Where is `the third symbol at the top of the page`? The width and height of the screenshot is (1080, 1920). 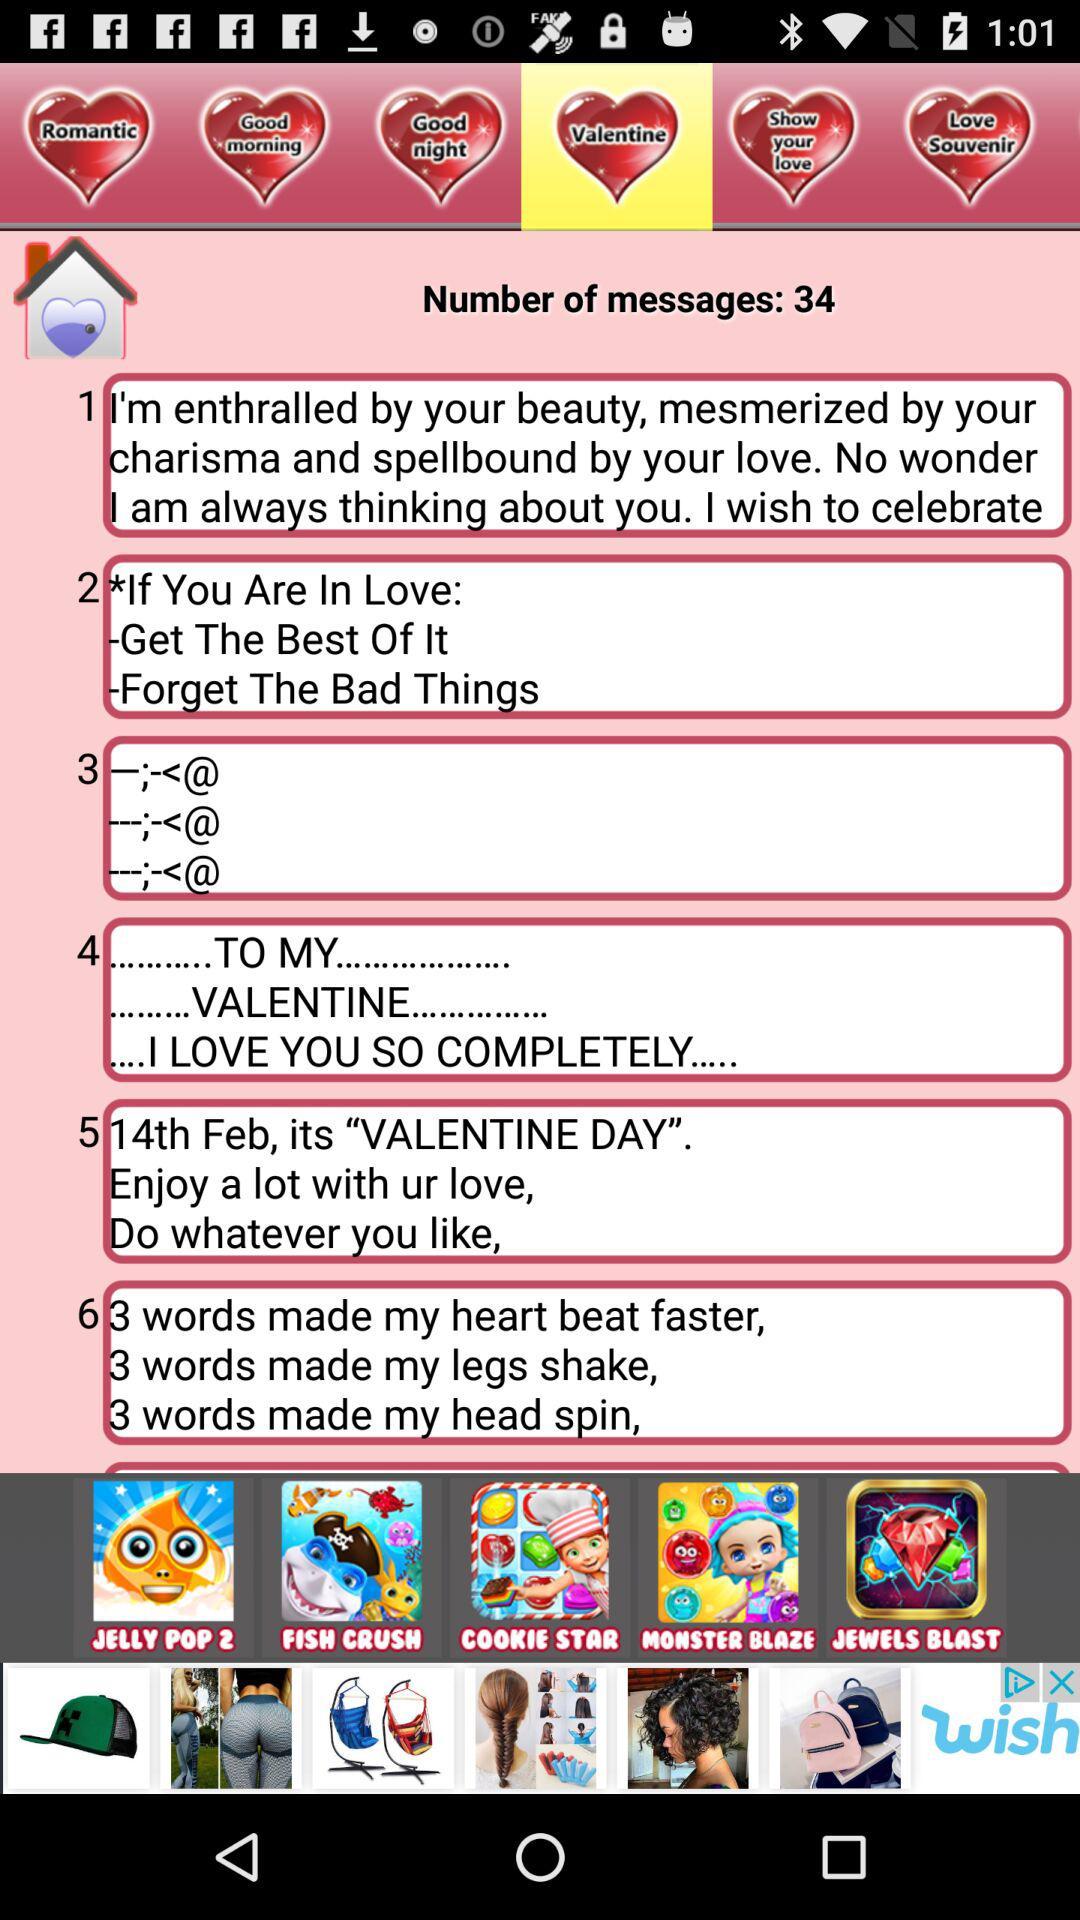 the third symbol at the top of the page is located at coordinates (439, 147).